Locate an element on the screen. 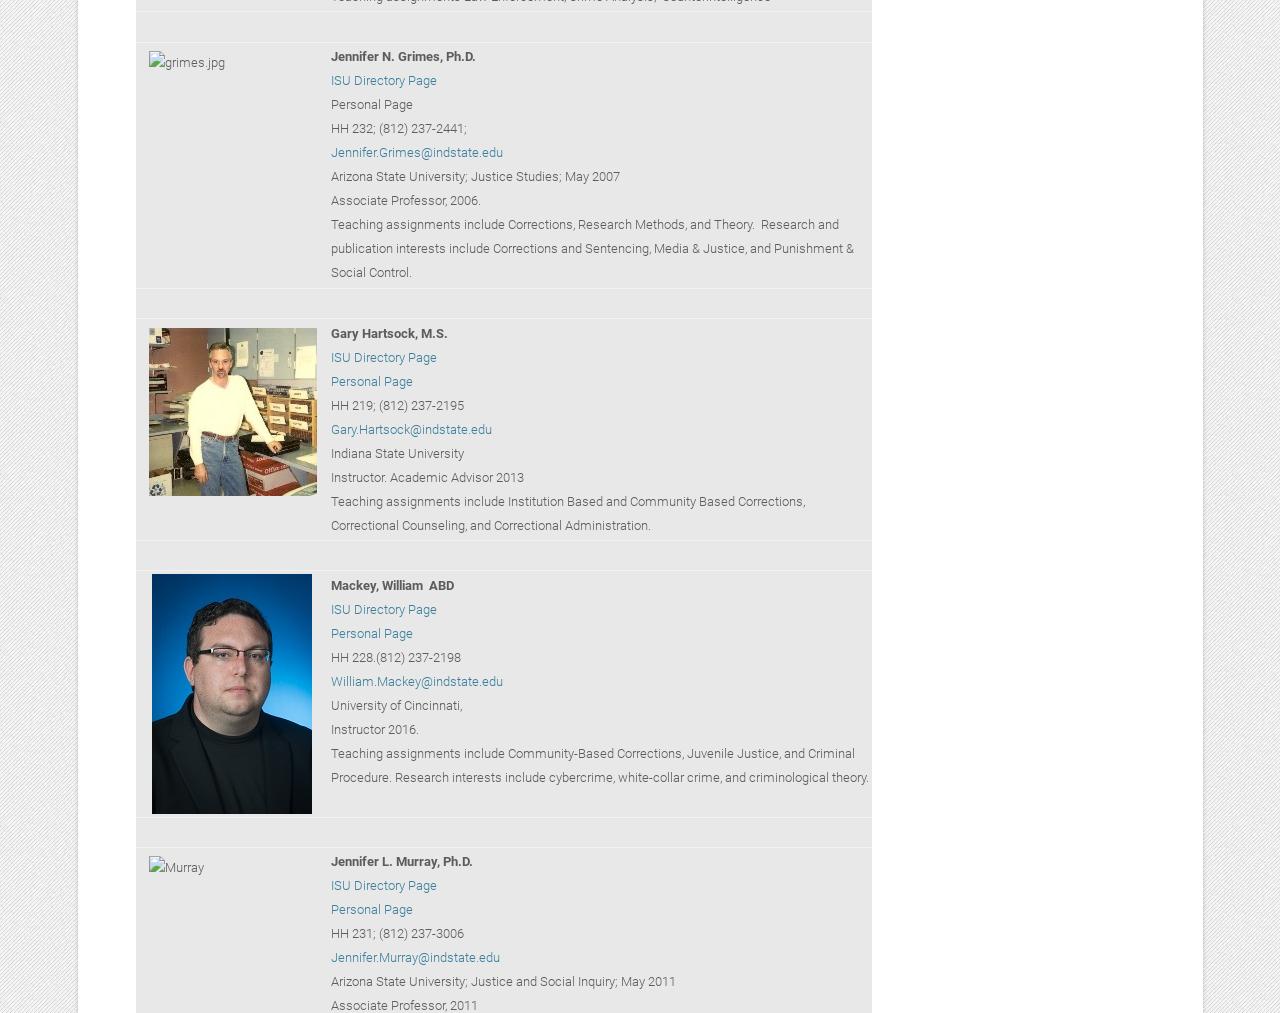 This screenshot has width=1280, height=1013. 'HH 231; (812) 237-3006' is located at coordinates (396, 933).